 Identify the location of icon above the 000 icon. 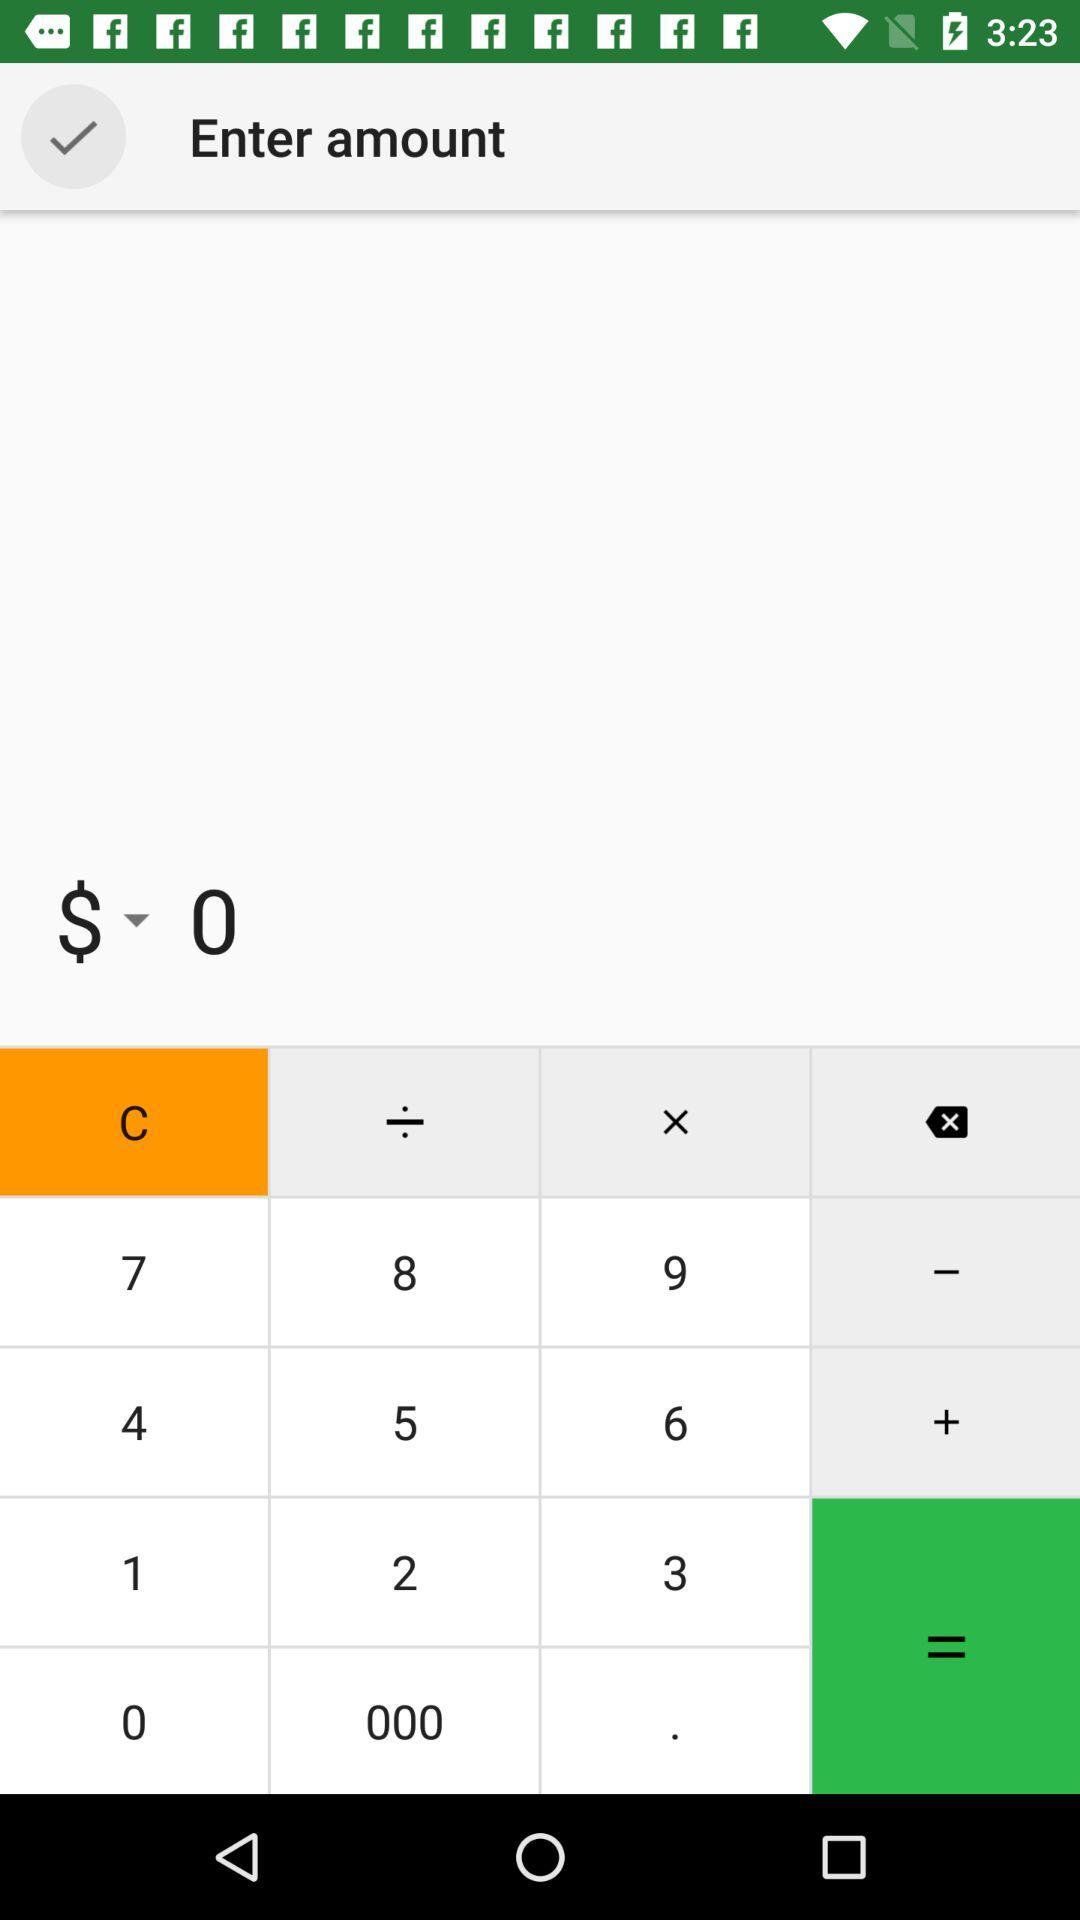
(675, 1570).